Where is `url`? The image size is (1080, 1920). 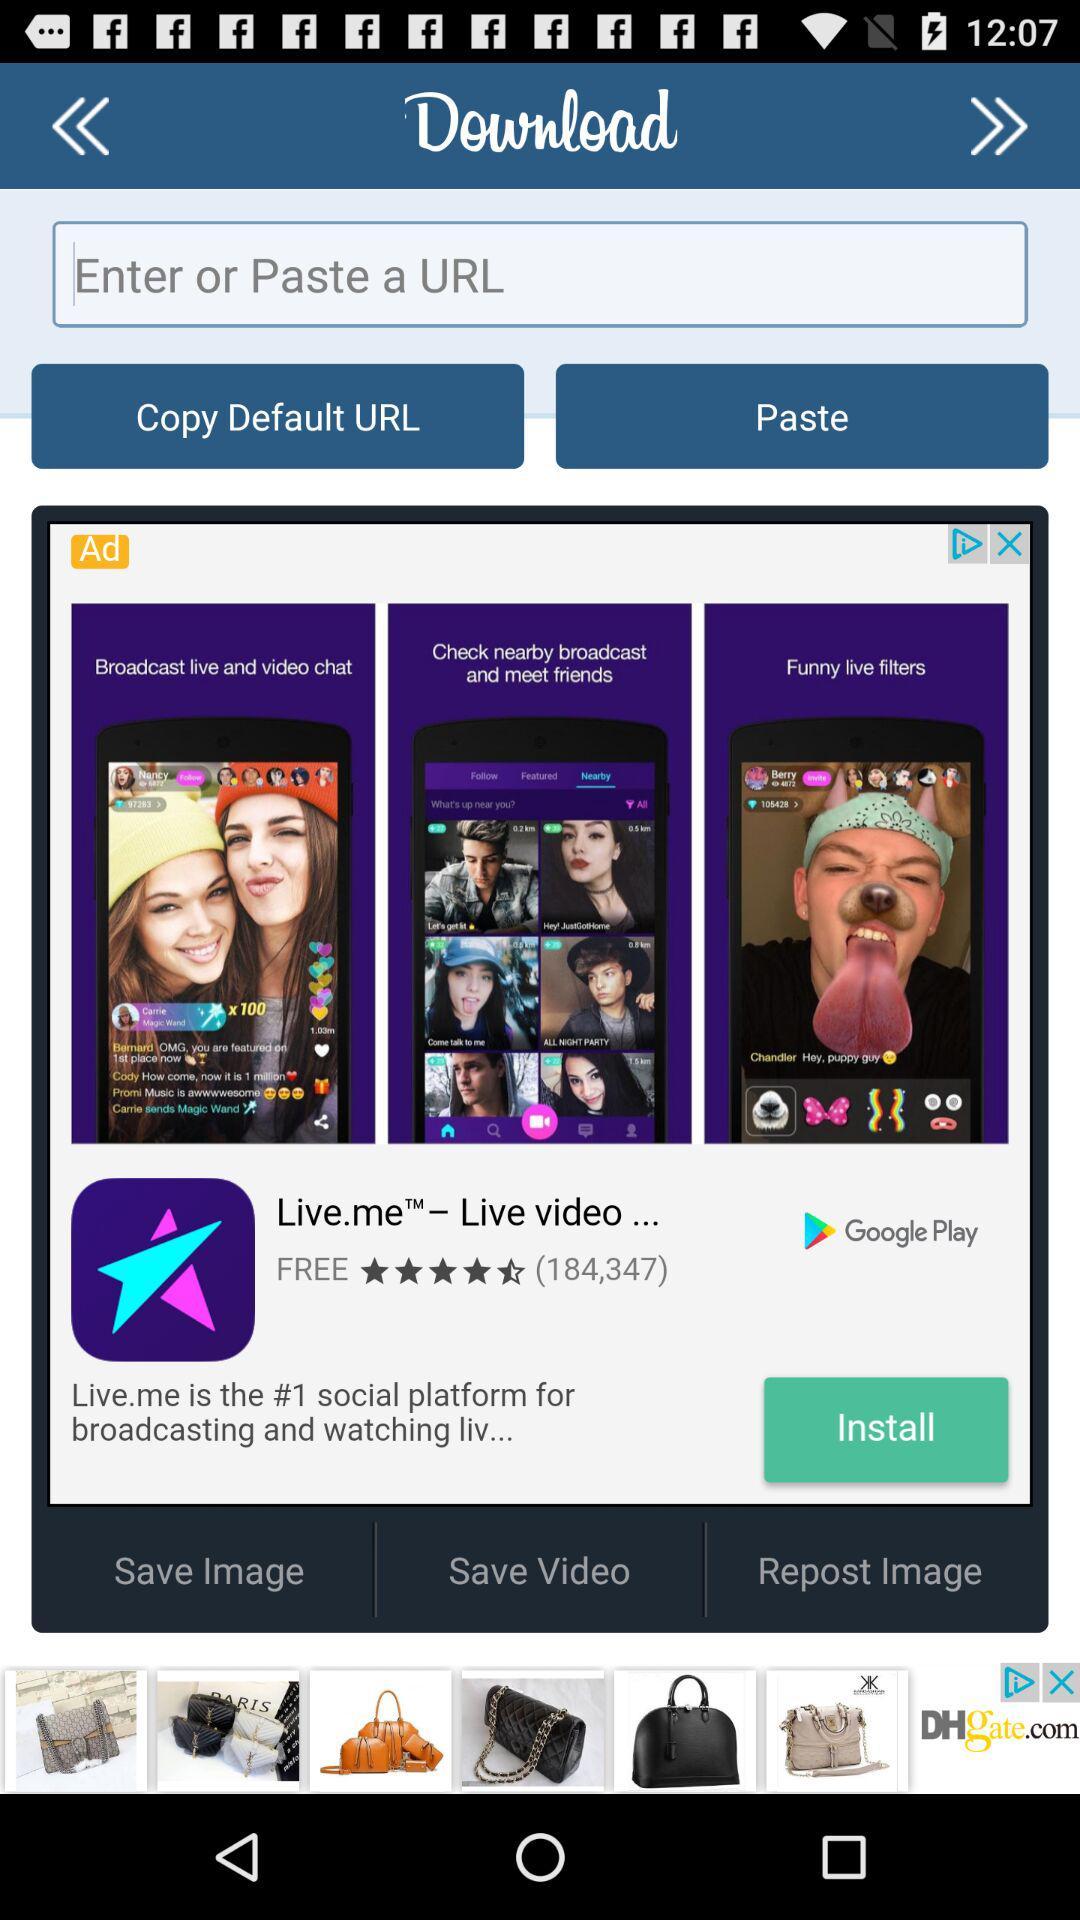
url is located at coordinates (540, 273).